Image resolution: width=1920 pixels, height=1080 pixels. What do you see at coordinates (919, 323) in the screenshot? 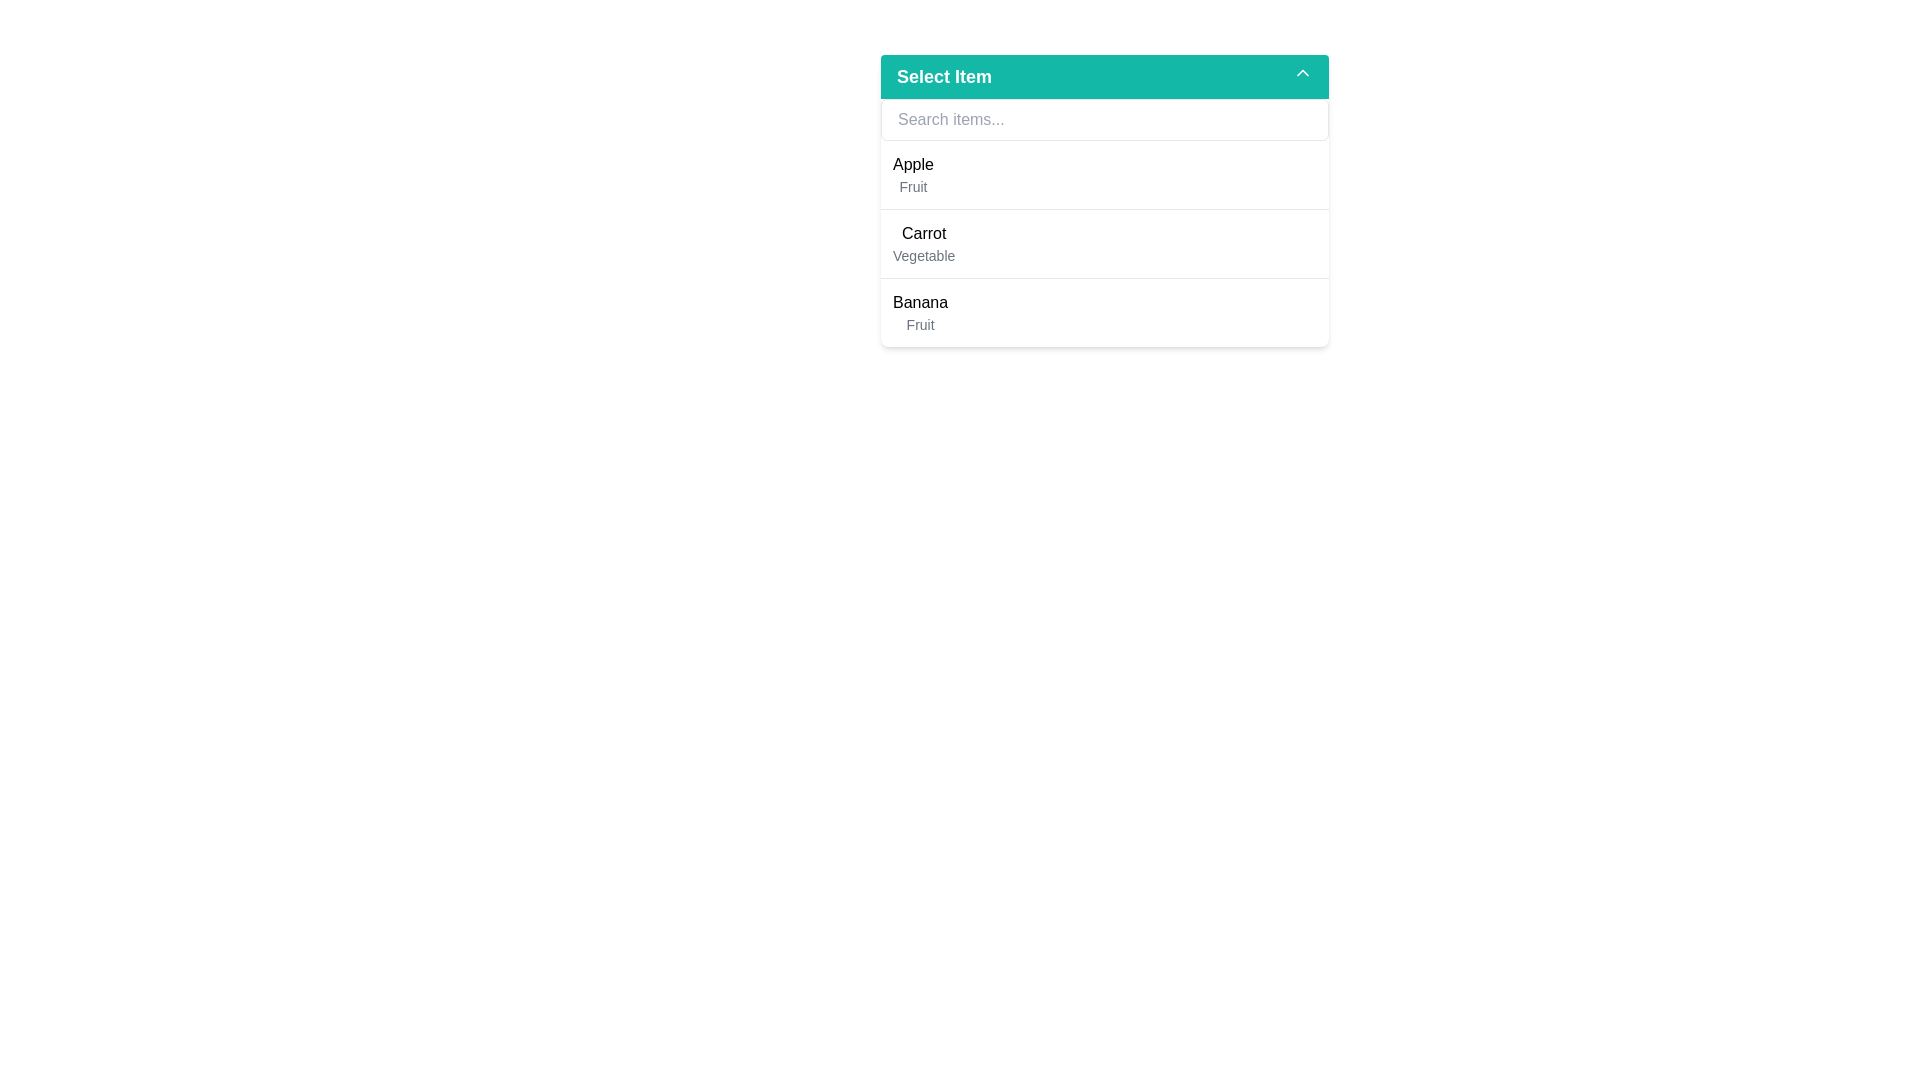
I see `the static text label indicating that 'Banana' belongs to the category 'Fruit', which is located in the dropdown menu labeled 'Select Item' and positioned directly below the entry labeled 'Banana'` at bounding box center [919, 323].